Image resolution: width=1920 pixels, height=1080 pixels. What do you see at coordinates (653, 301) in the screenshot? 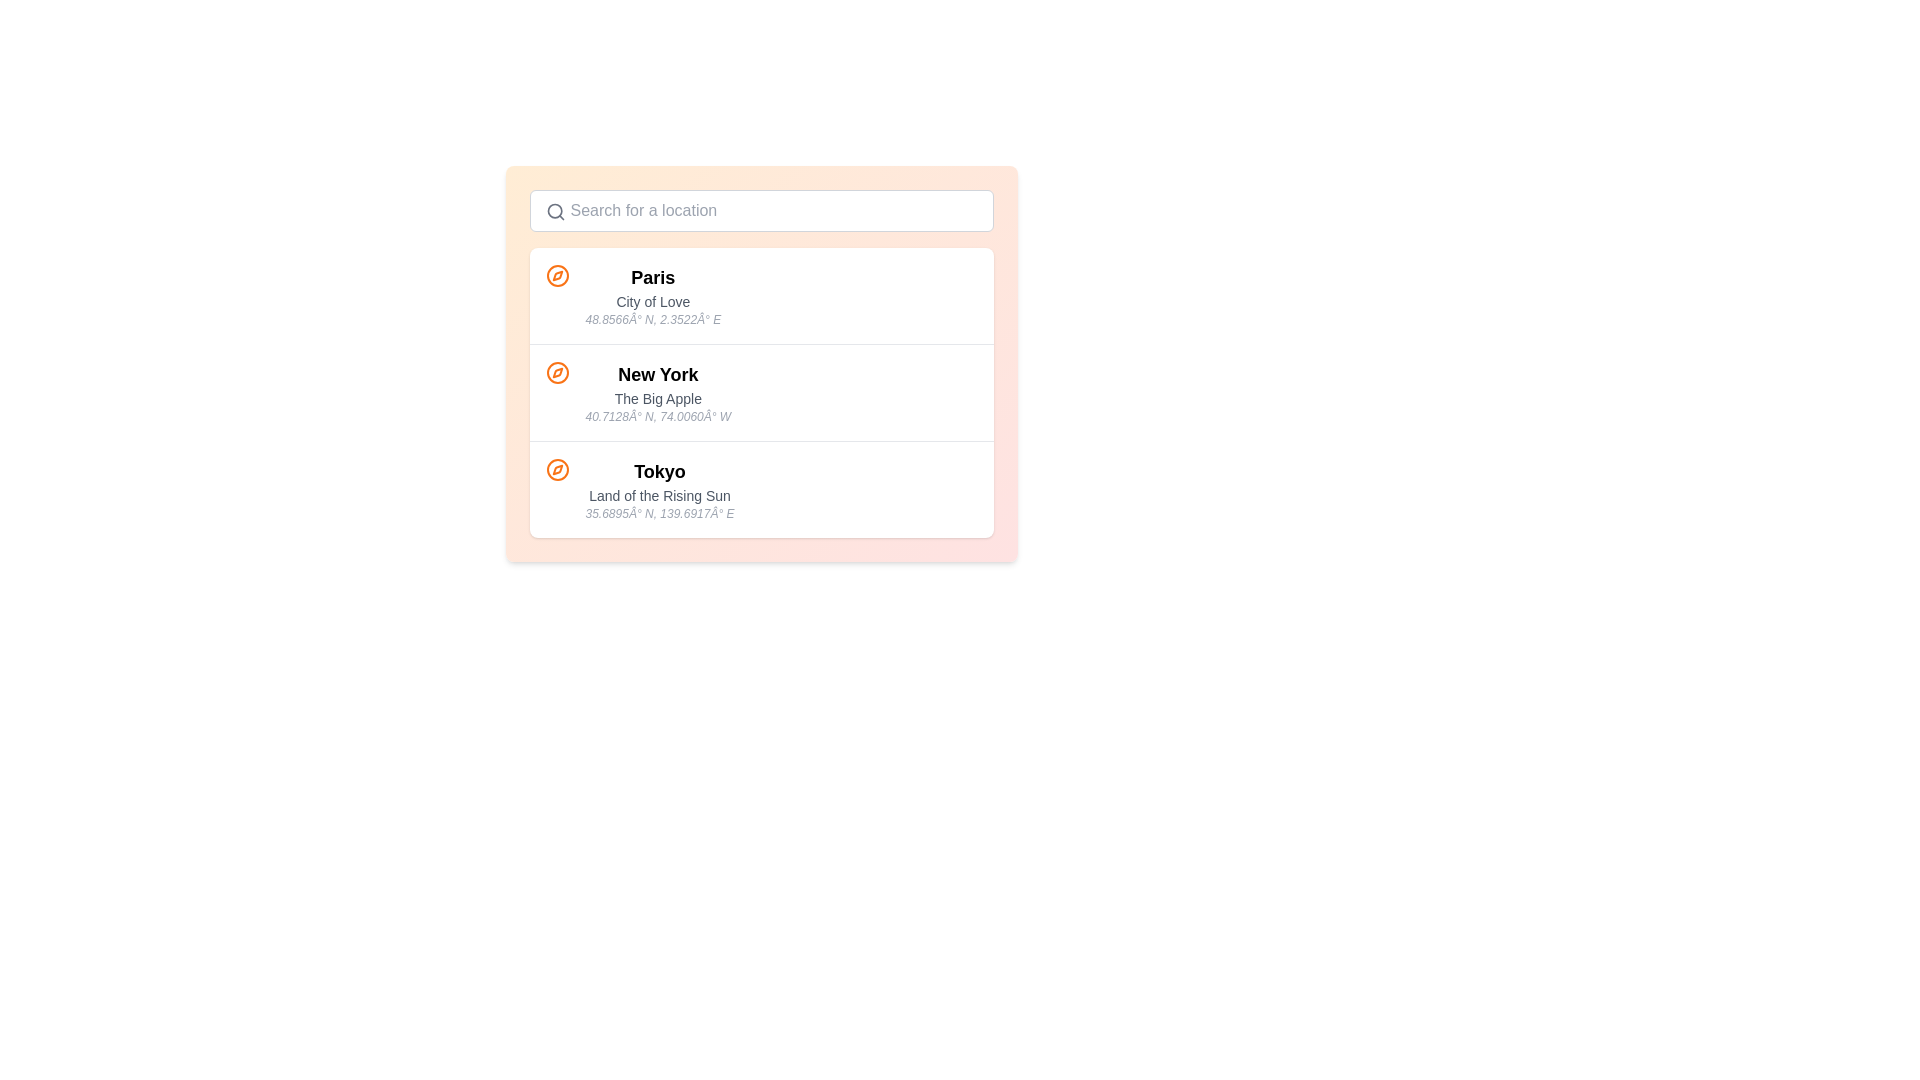
I see `the static text label displaying 'City of Love', which is styled in a smaller gray font and positioned below 'Paris' and above the coordinates '48.8566° N, 2.3522° E'` at bounding box center [653, 301].